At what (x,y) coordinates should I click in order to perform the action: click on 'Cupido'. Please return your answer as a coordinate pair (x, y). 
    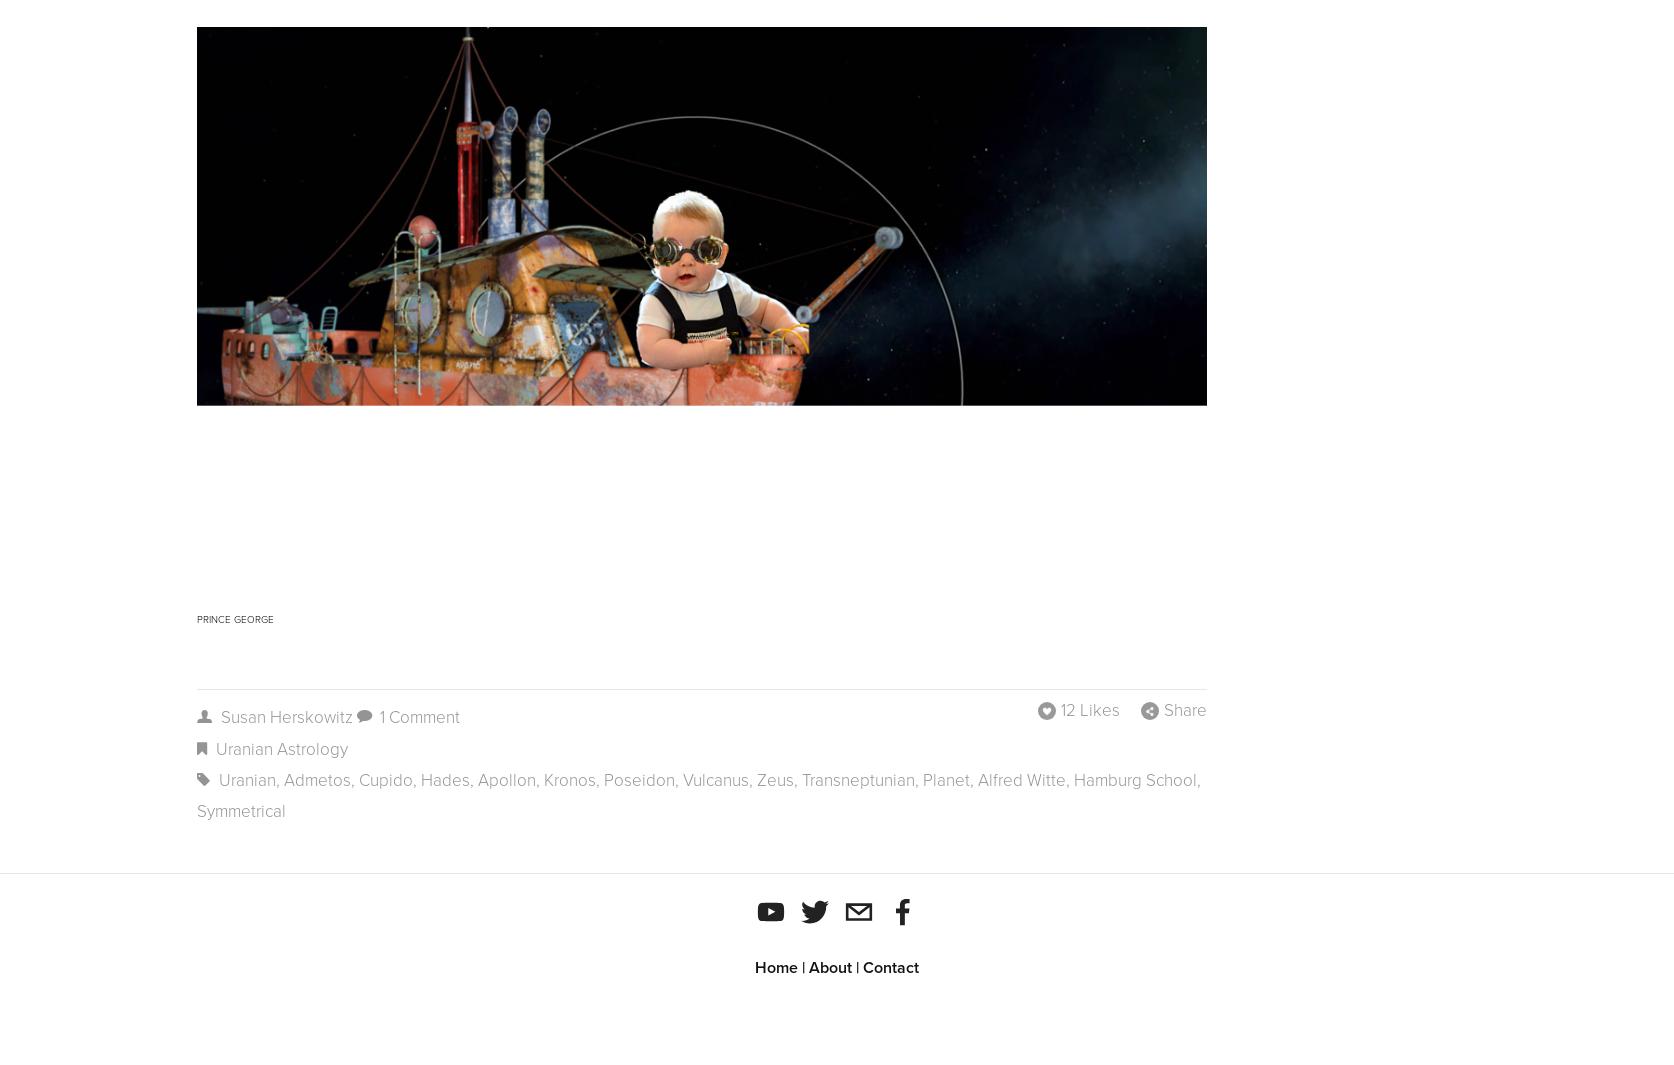
    Looking at the image, I should click on (385, 780).